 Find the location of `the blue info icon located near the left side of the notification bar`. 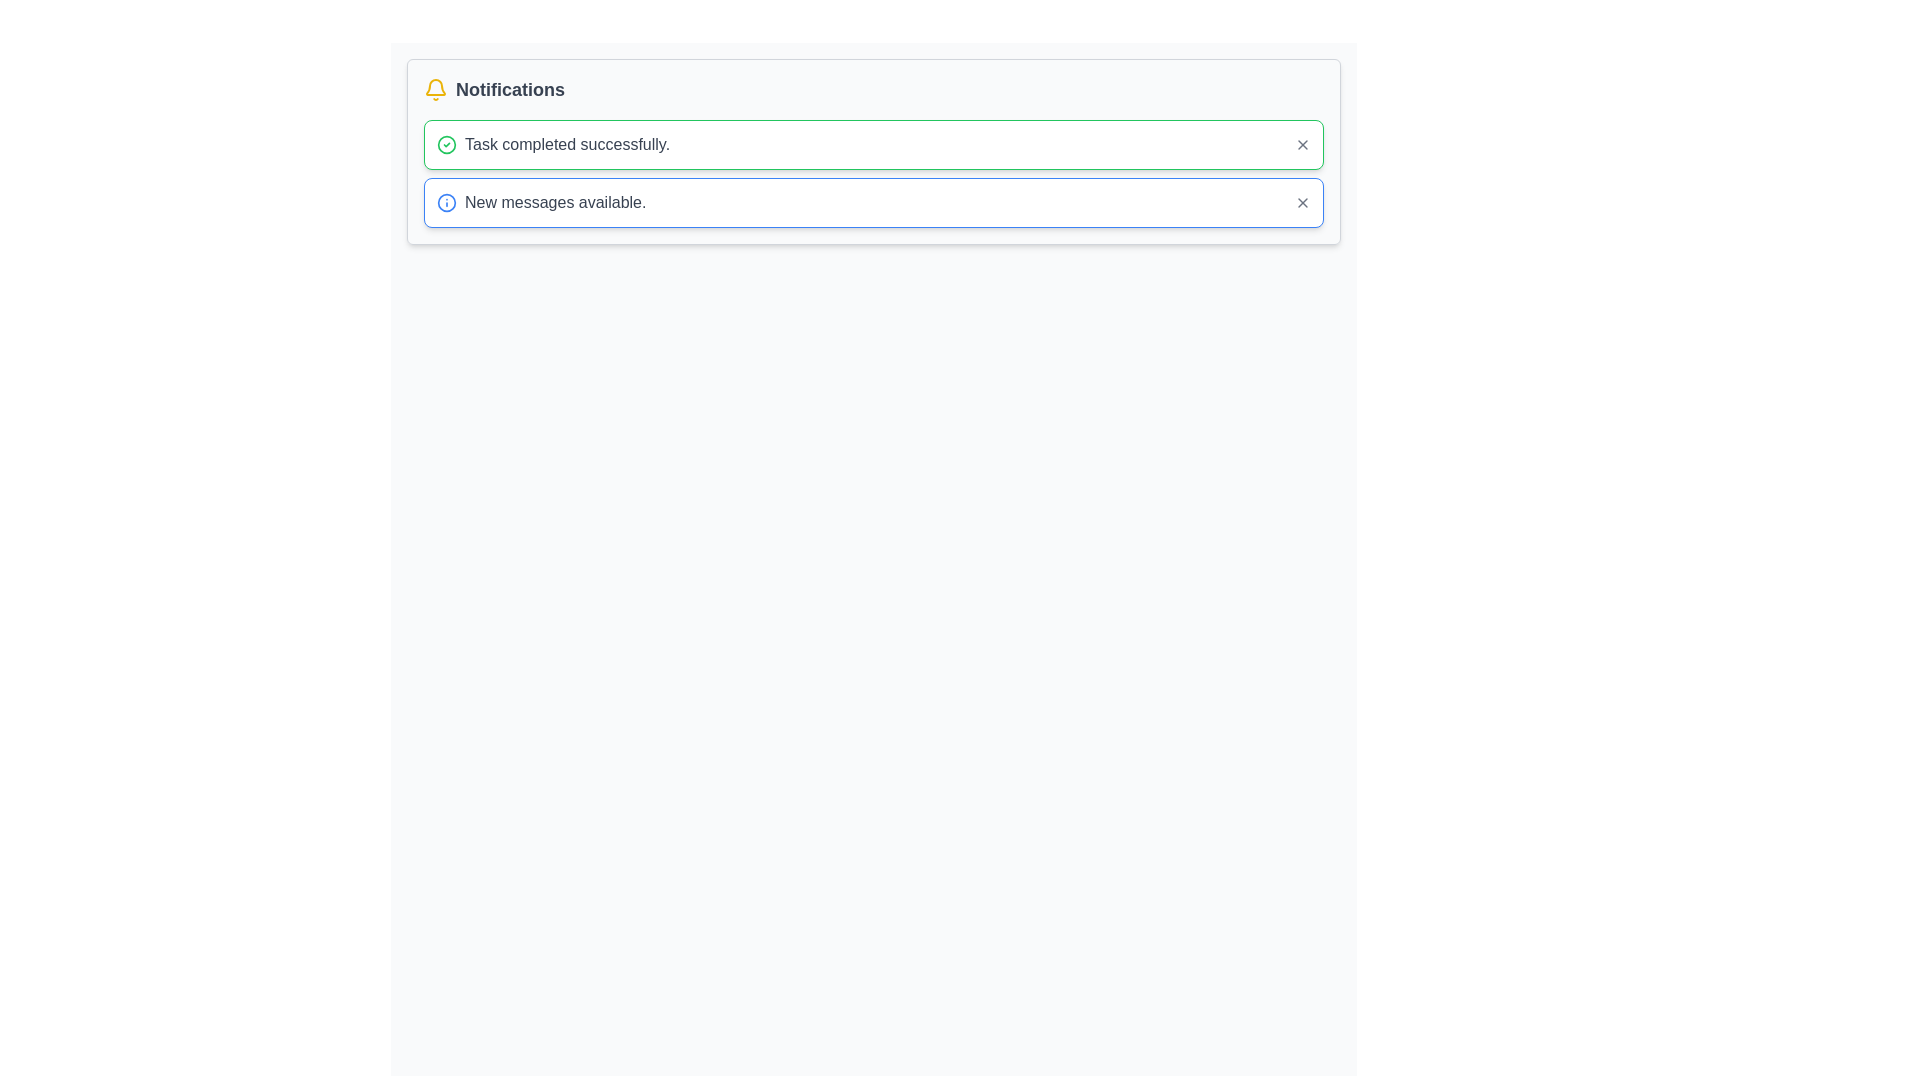

the blue info icon located near the left side of the notification bar is located at coordinates (445, 203).